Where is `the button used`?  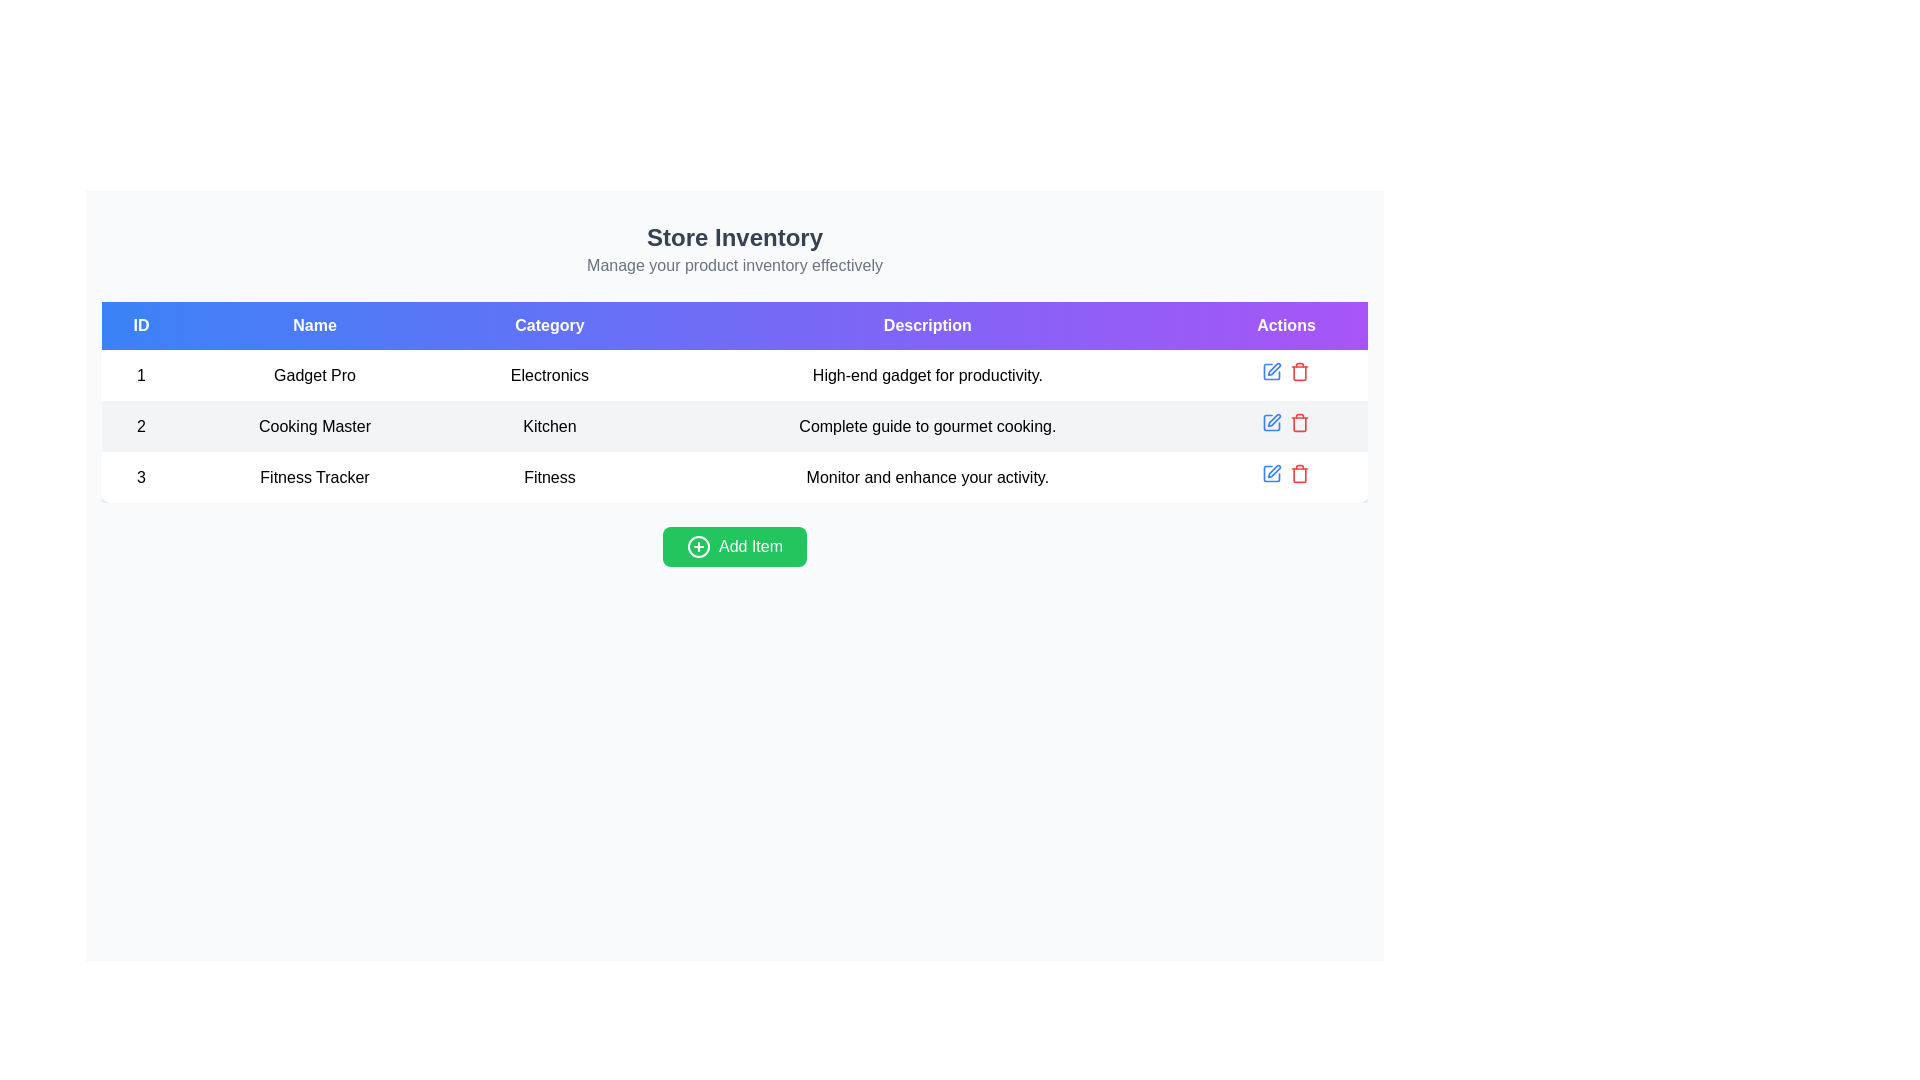 the button used is located at coordinates (733, 547).